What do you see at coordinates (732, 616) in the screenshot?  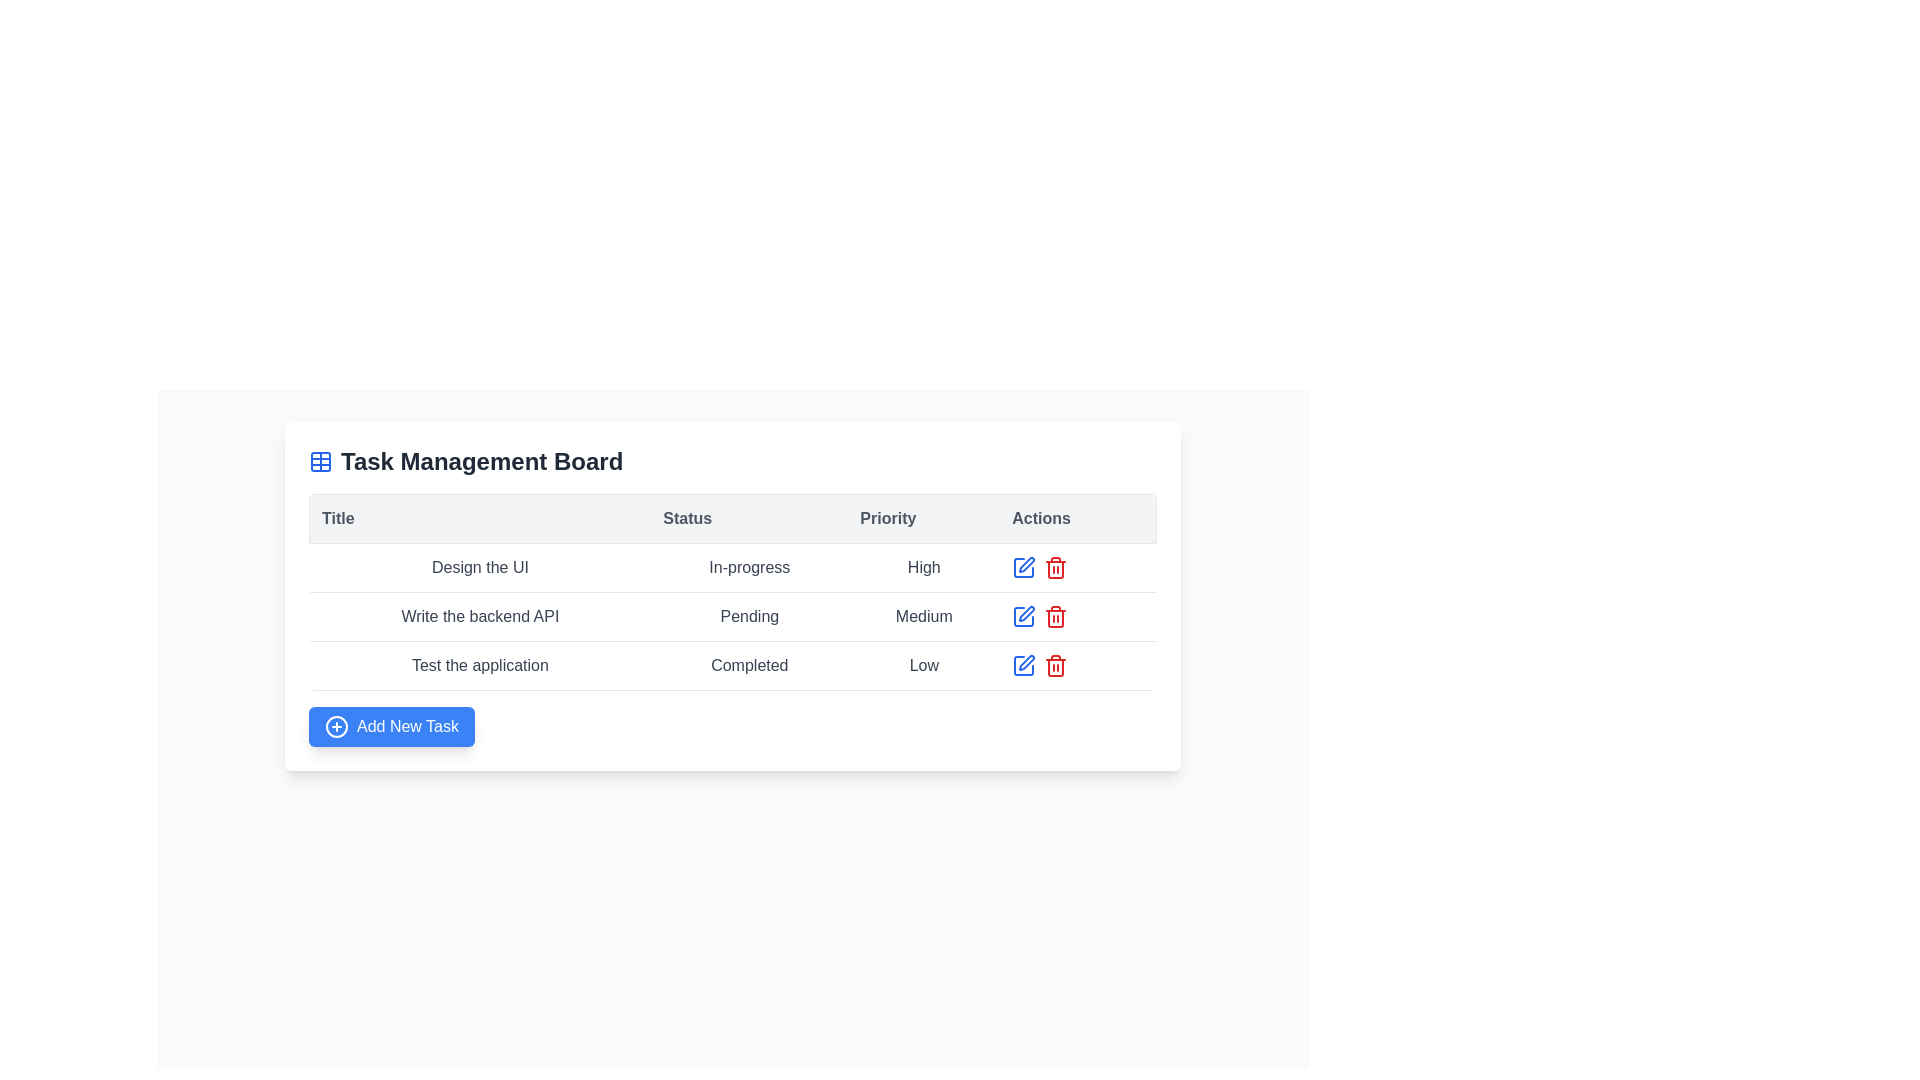 I see `the Text label displaying the status of the task 'Write the backend API' located in the second row of the table's 'Status' column` at bounding box center [732, 616].